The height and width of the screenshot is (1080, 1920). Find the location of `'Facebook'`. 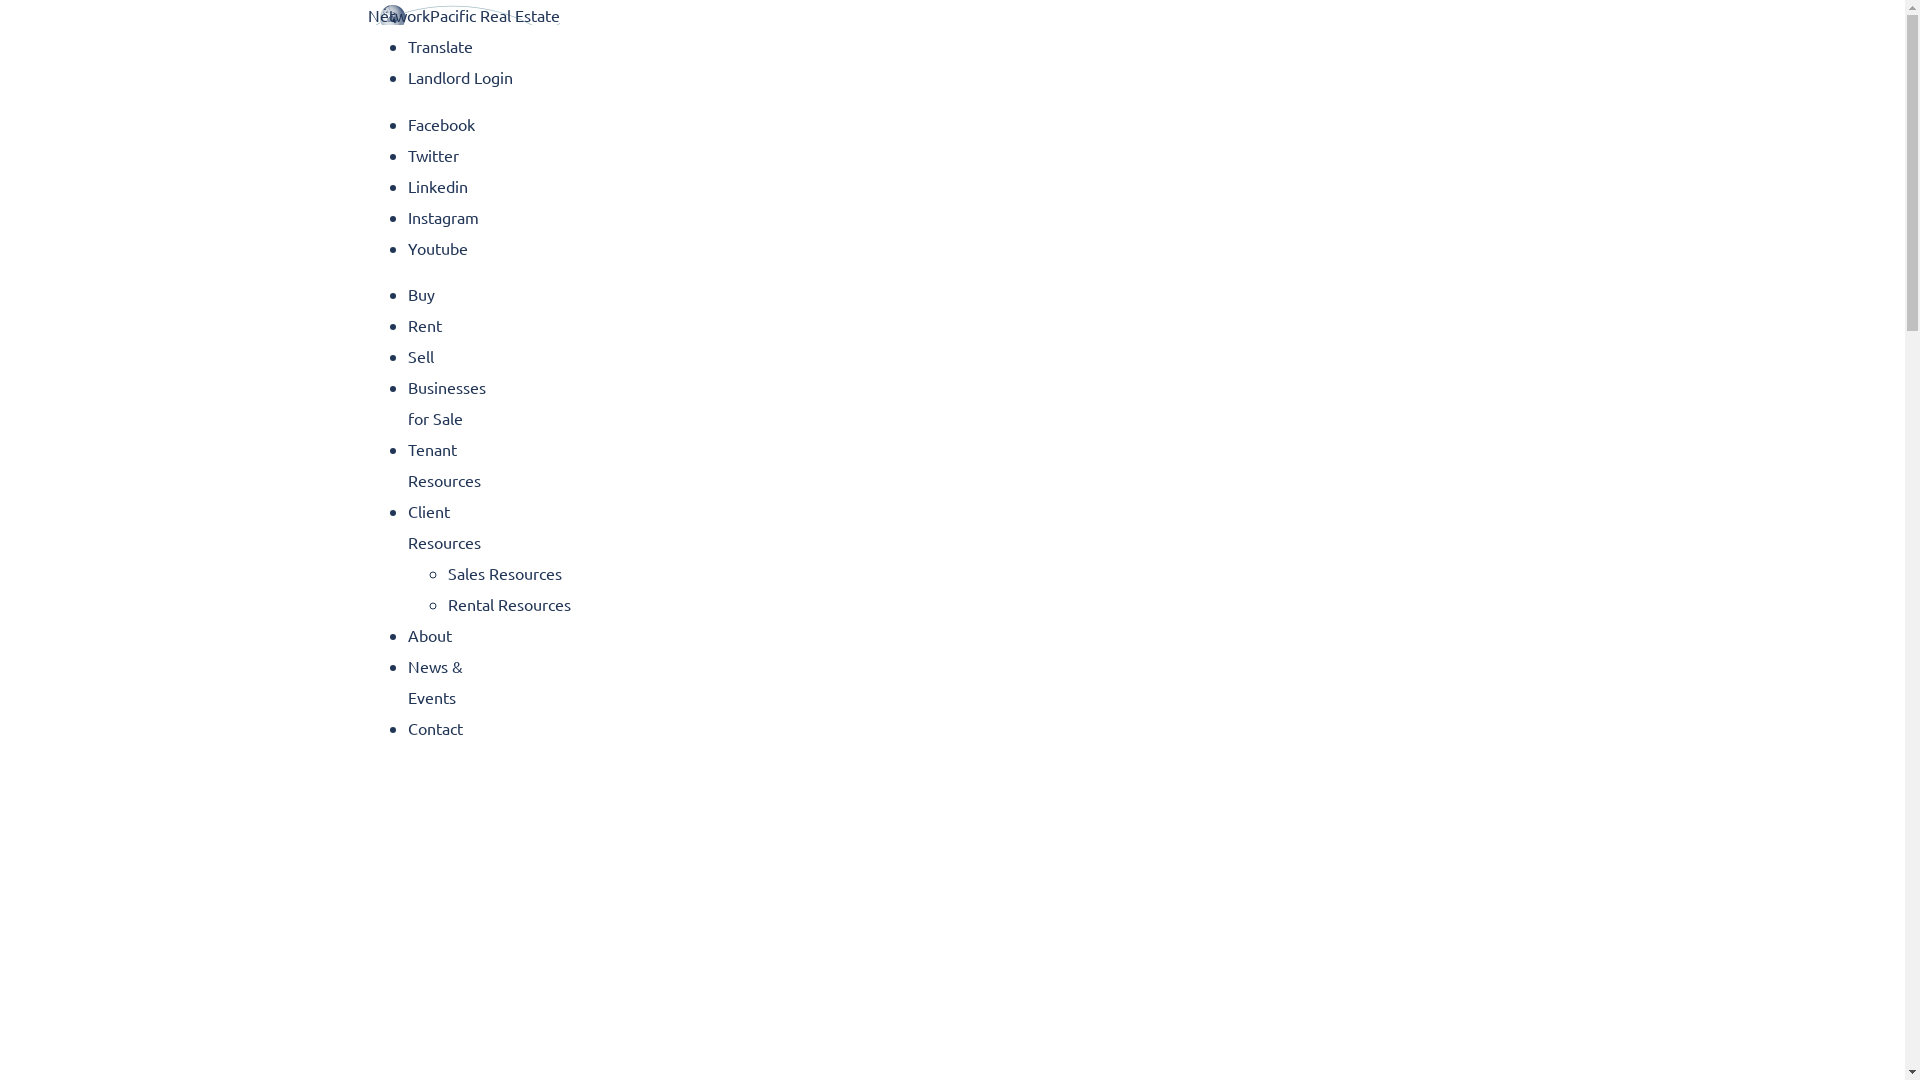

'Facebook' is located at coordinates (440, 123).